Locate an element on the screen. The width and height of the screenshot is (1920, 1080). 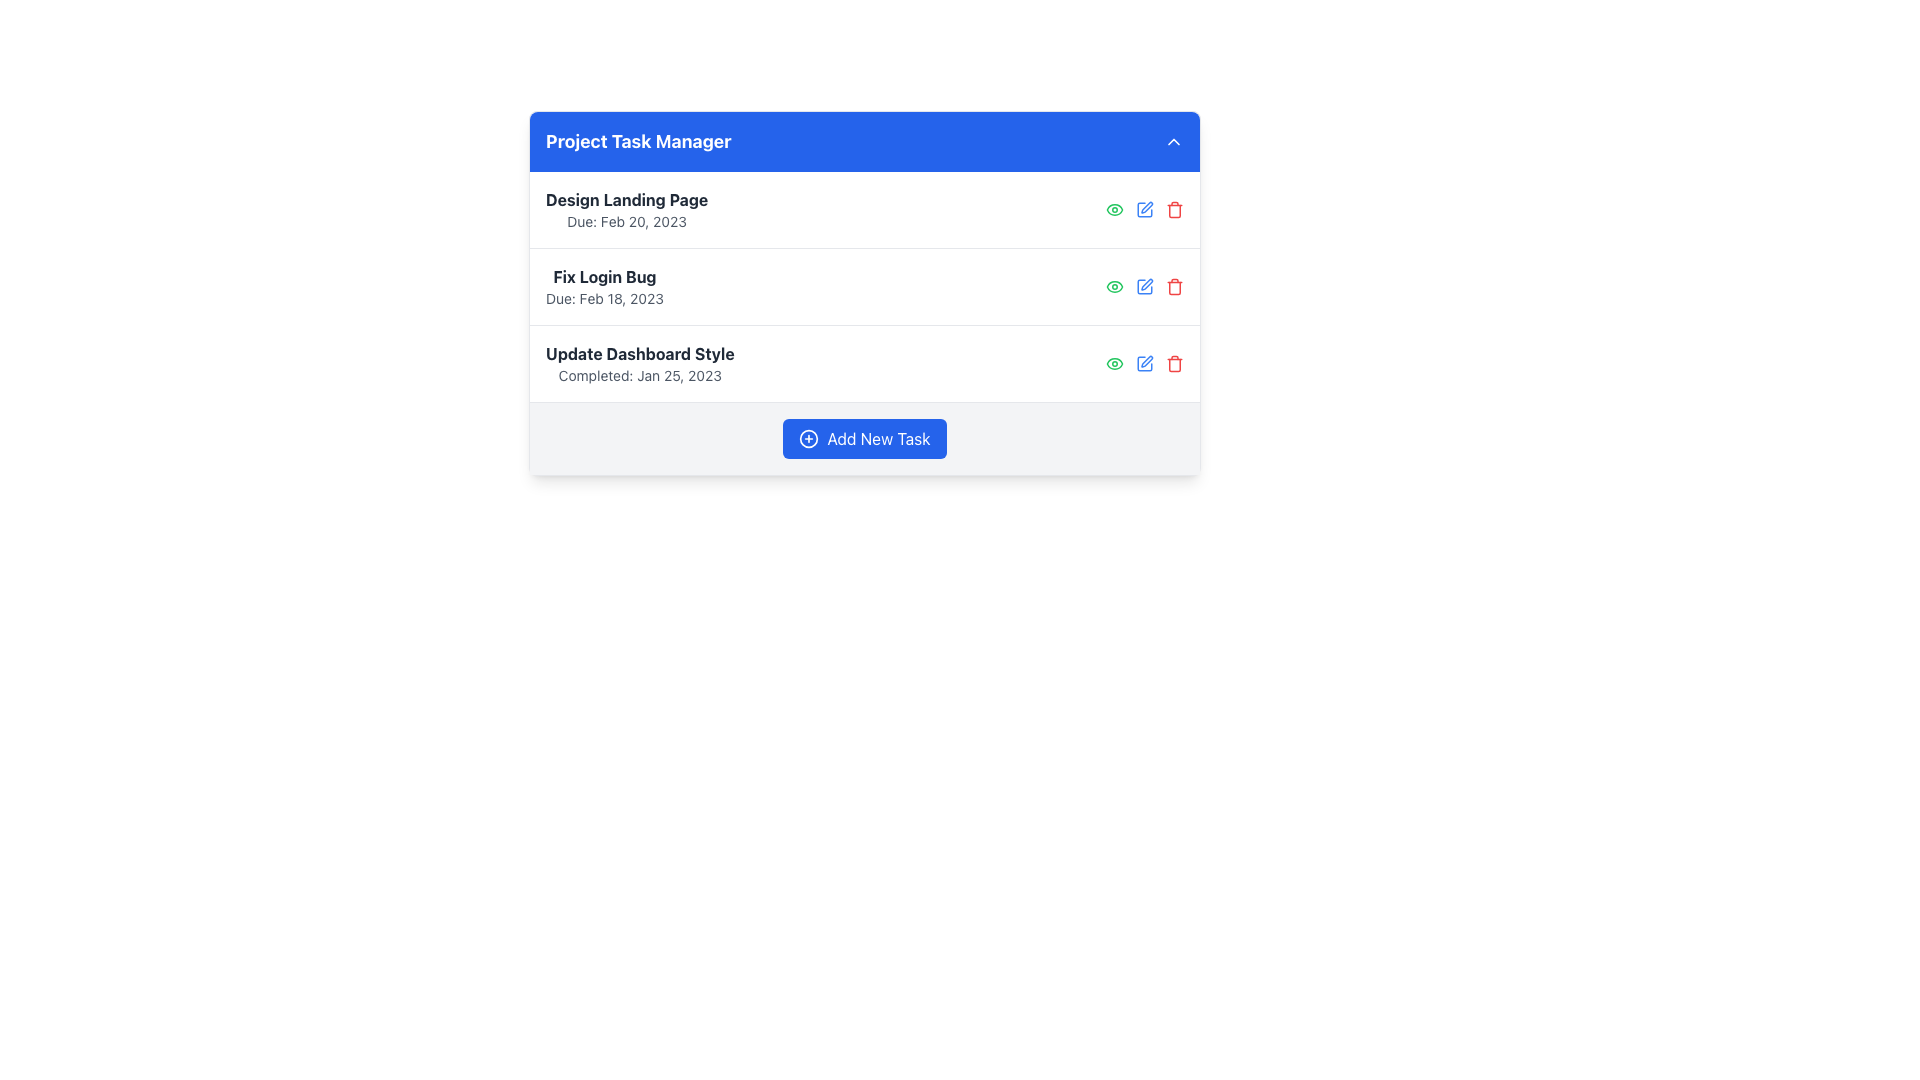
the trash can icon button, which is the third icon in the row associated with the 'Fix Login Bug' task entry is located at coordinates (1175, 286).